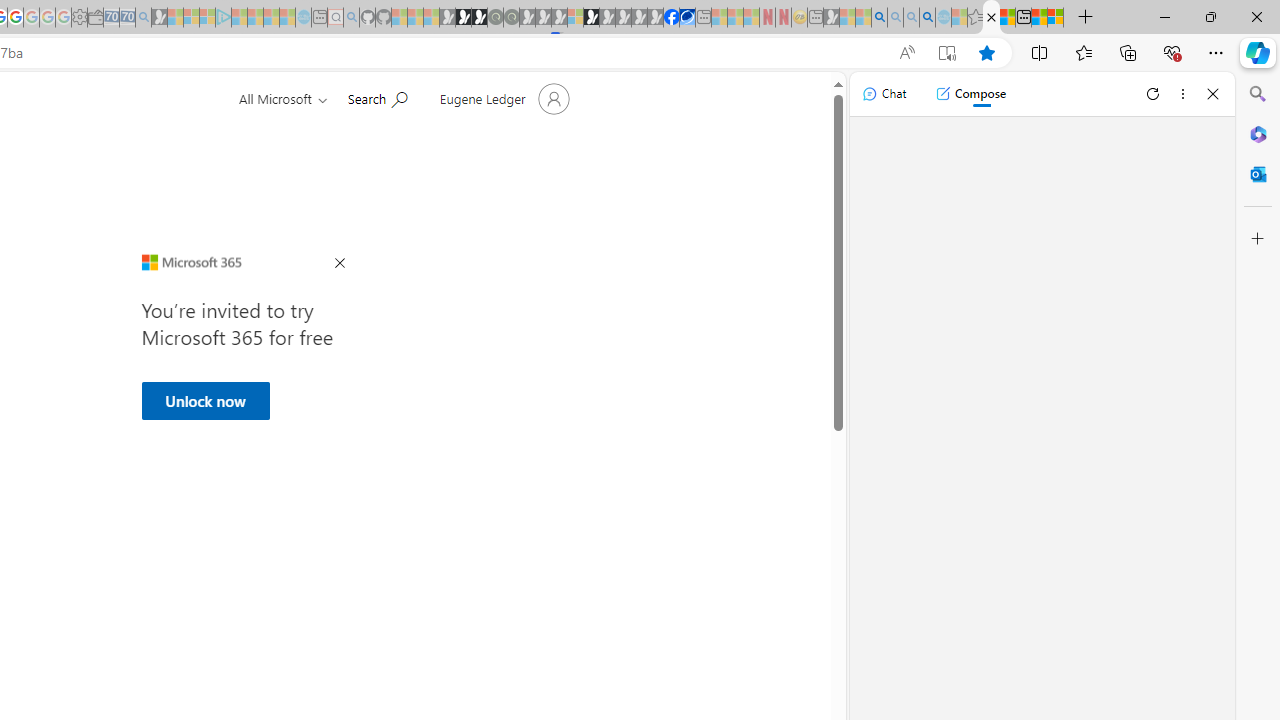  What do you see at coordinates (503, 99) in the screenshot?
I see `'Account manager for Eugene Ledger'` at bounding box center [503, 99].